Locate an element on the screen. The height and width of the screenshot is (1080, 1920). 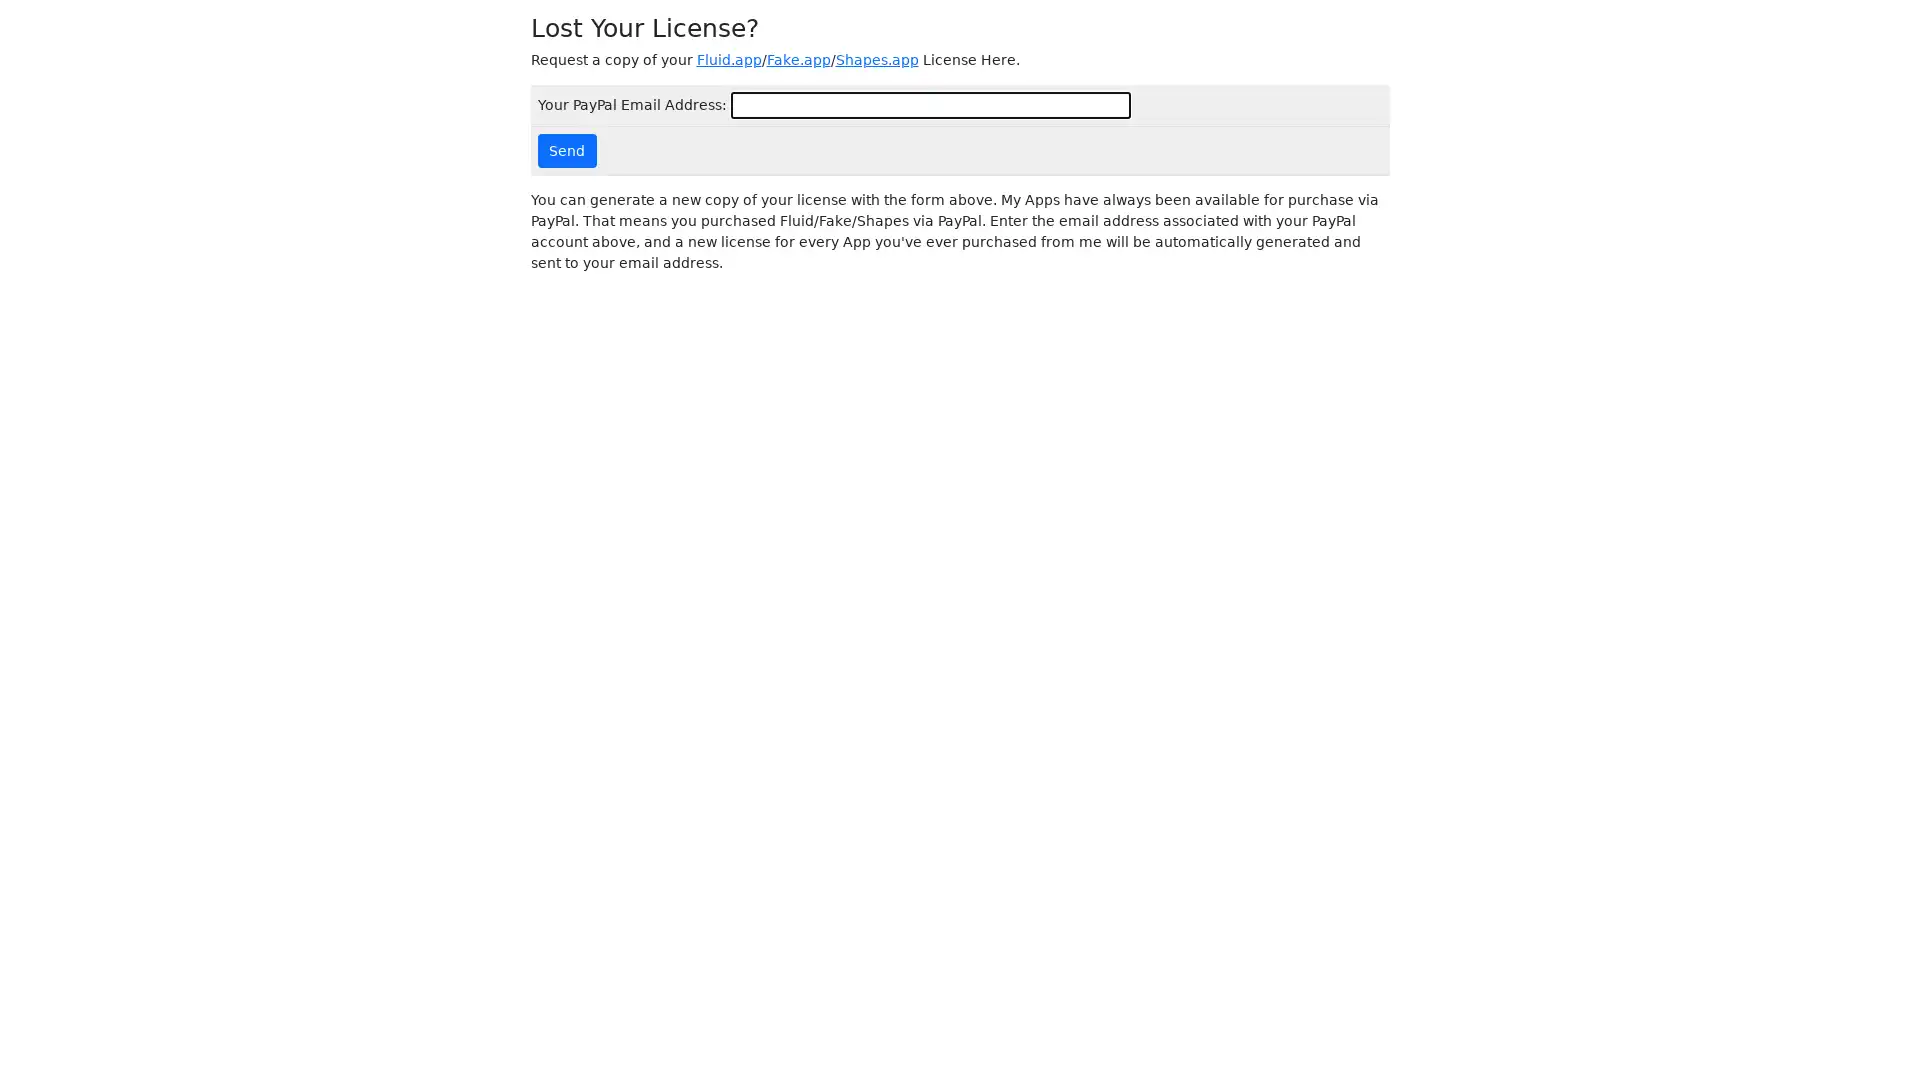
Send is located at coordinates (565, 149).